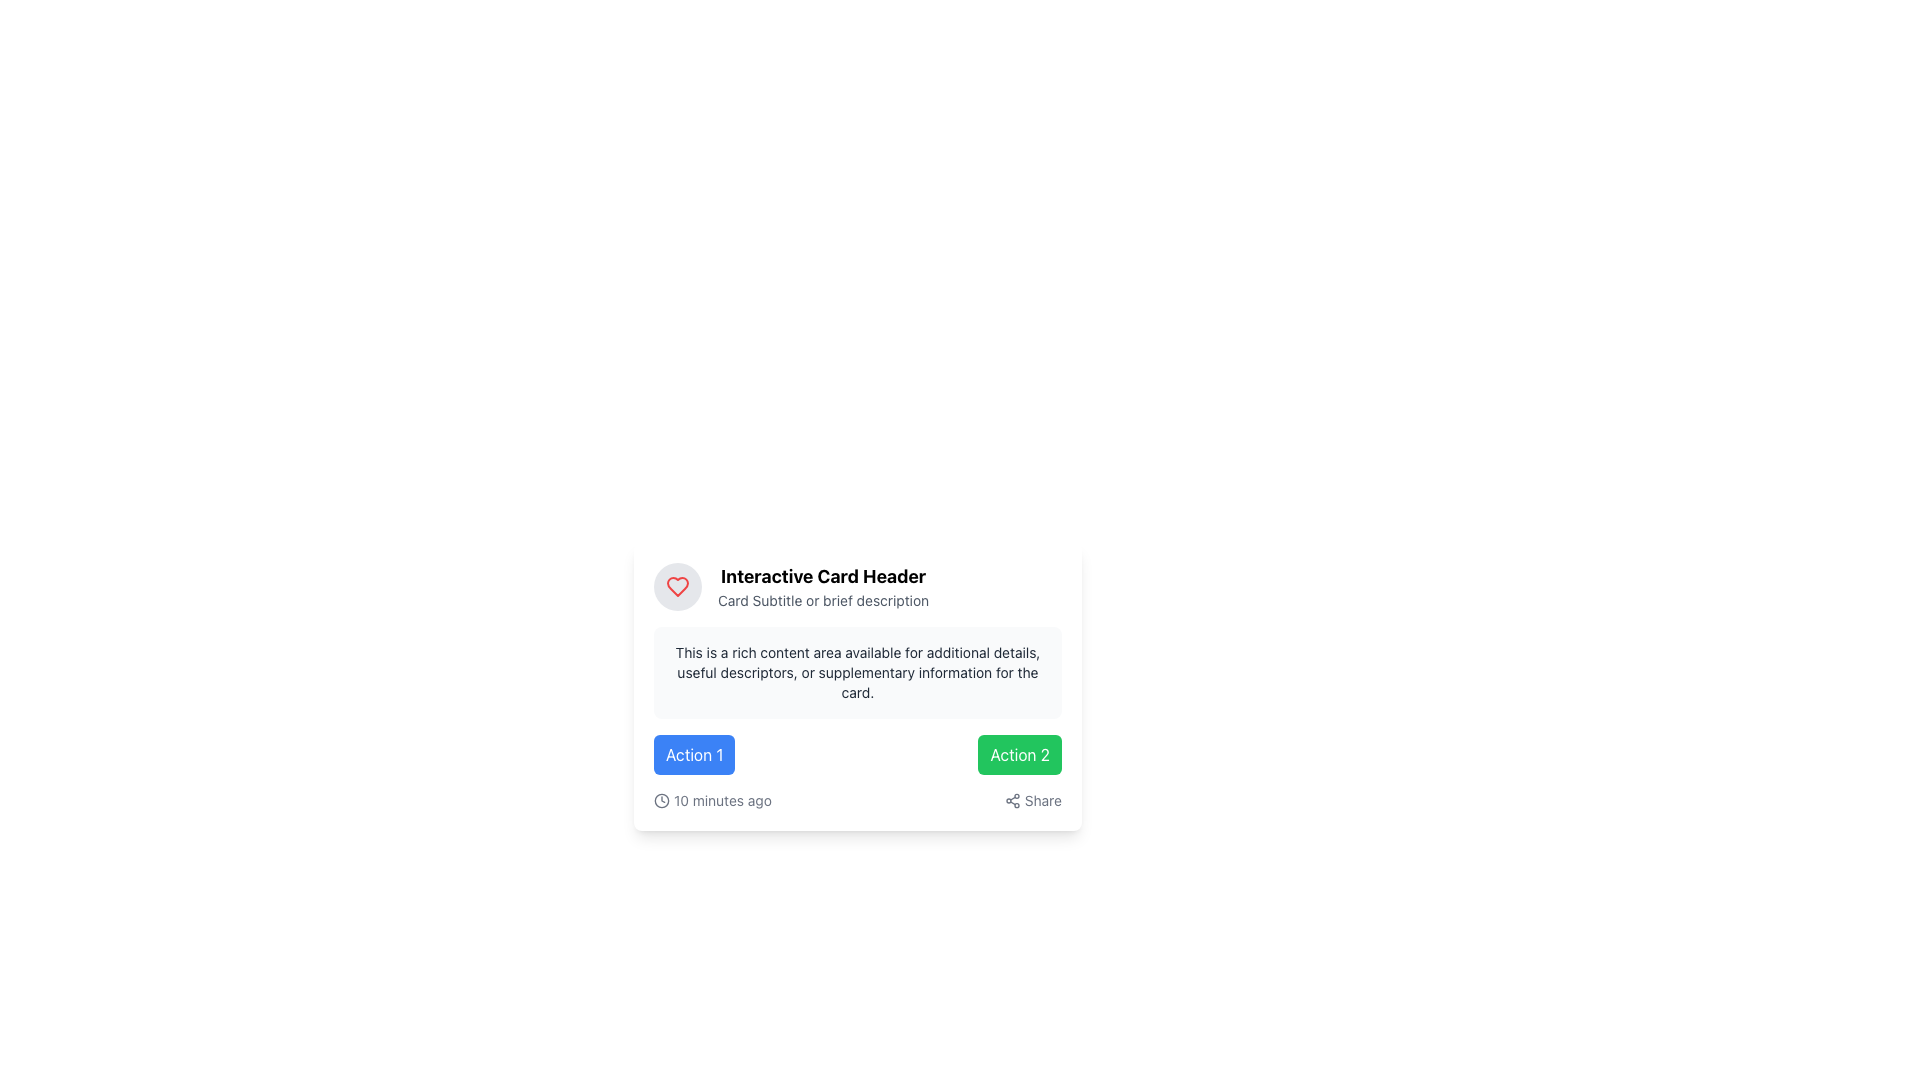  Describe the element at coordinates (858, 672) in the screenshot. I see `the text block that provides additional descriptive information about the card, which is centrally placed within a light gray rounded box underneath the card's header and above the action buttons` at that location.